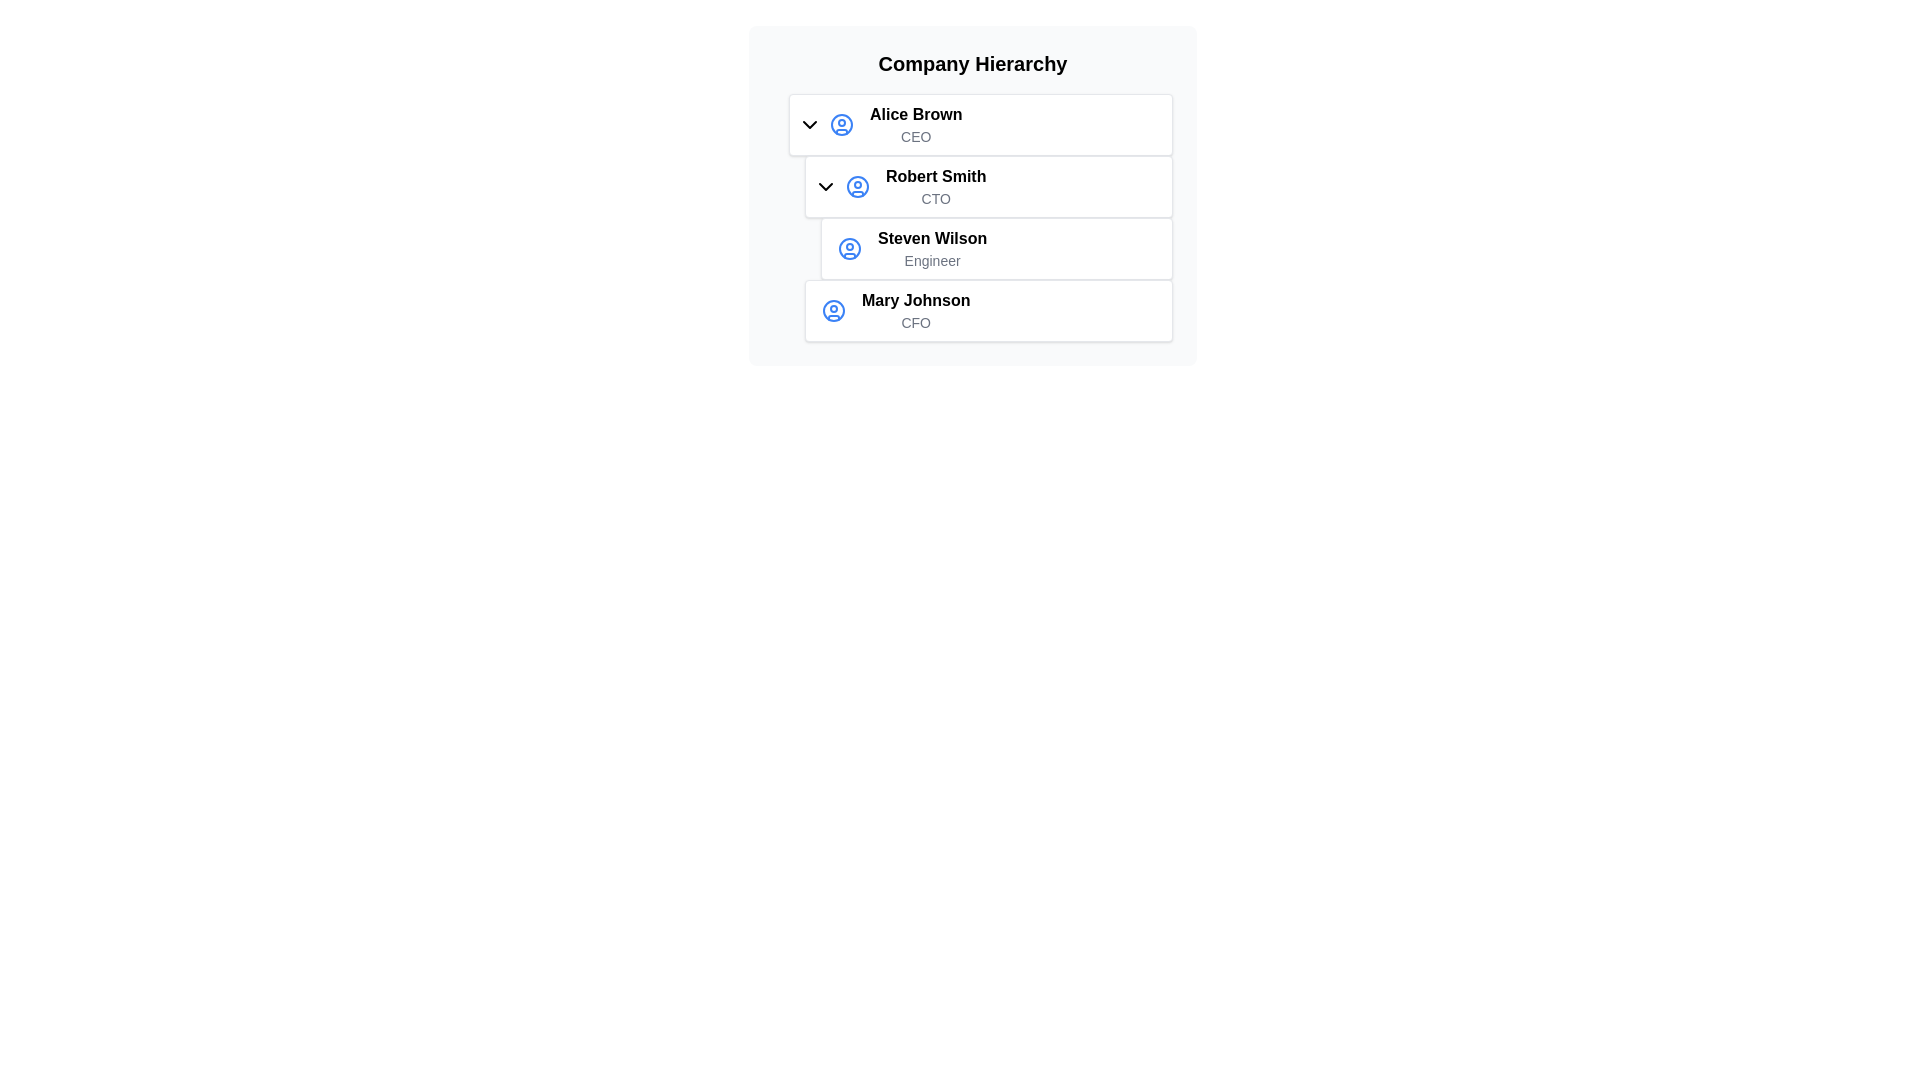 This screenshot has width=1920, height=1080. I want to click on the bold text label displaying 'Steven Wilson' for interaction, so click(931, 238).